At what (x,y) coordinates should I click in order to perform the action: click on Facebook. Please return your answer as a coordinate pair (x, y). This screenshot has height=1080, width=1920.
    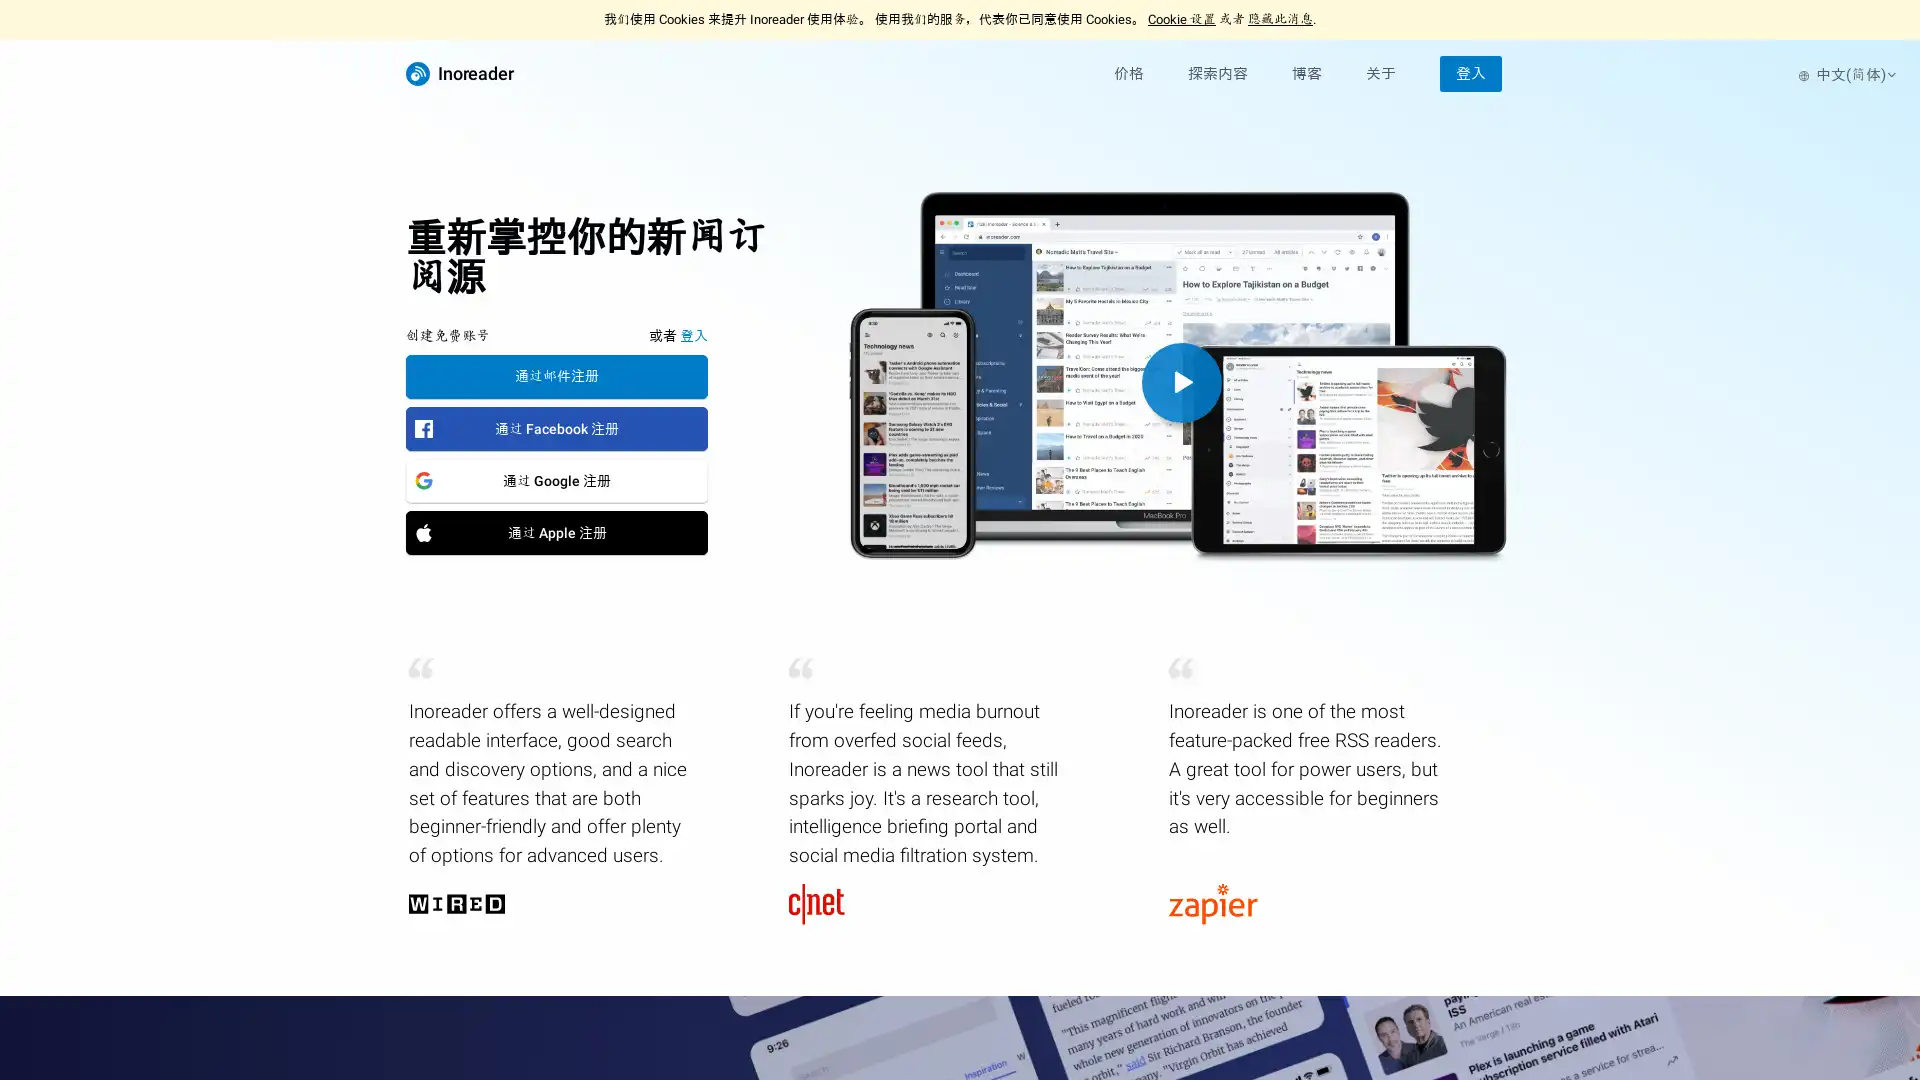
    Looking at the image, I should click on (556, 427).